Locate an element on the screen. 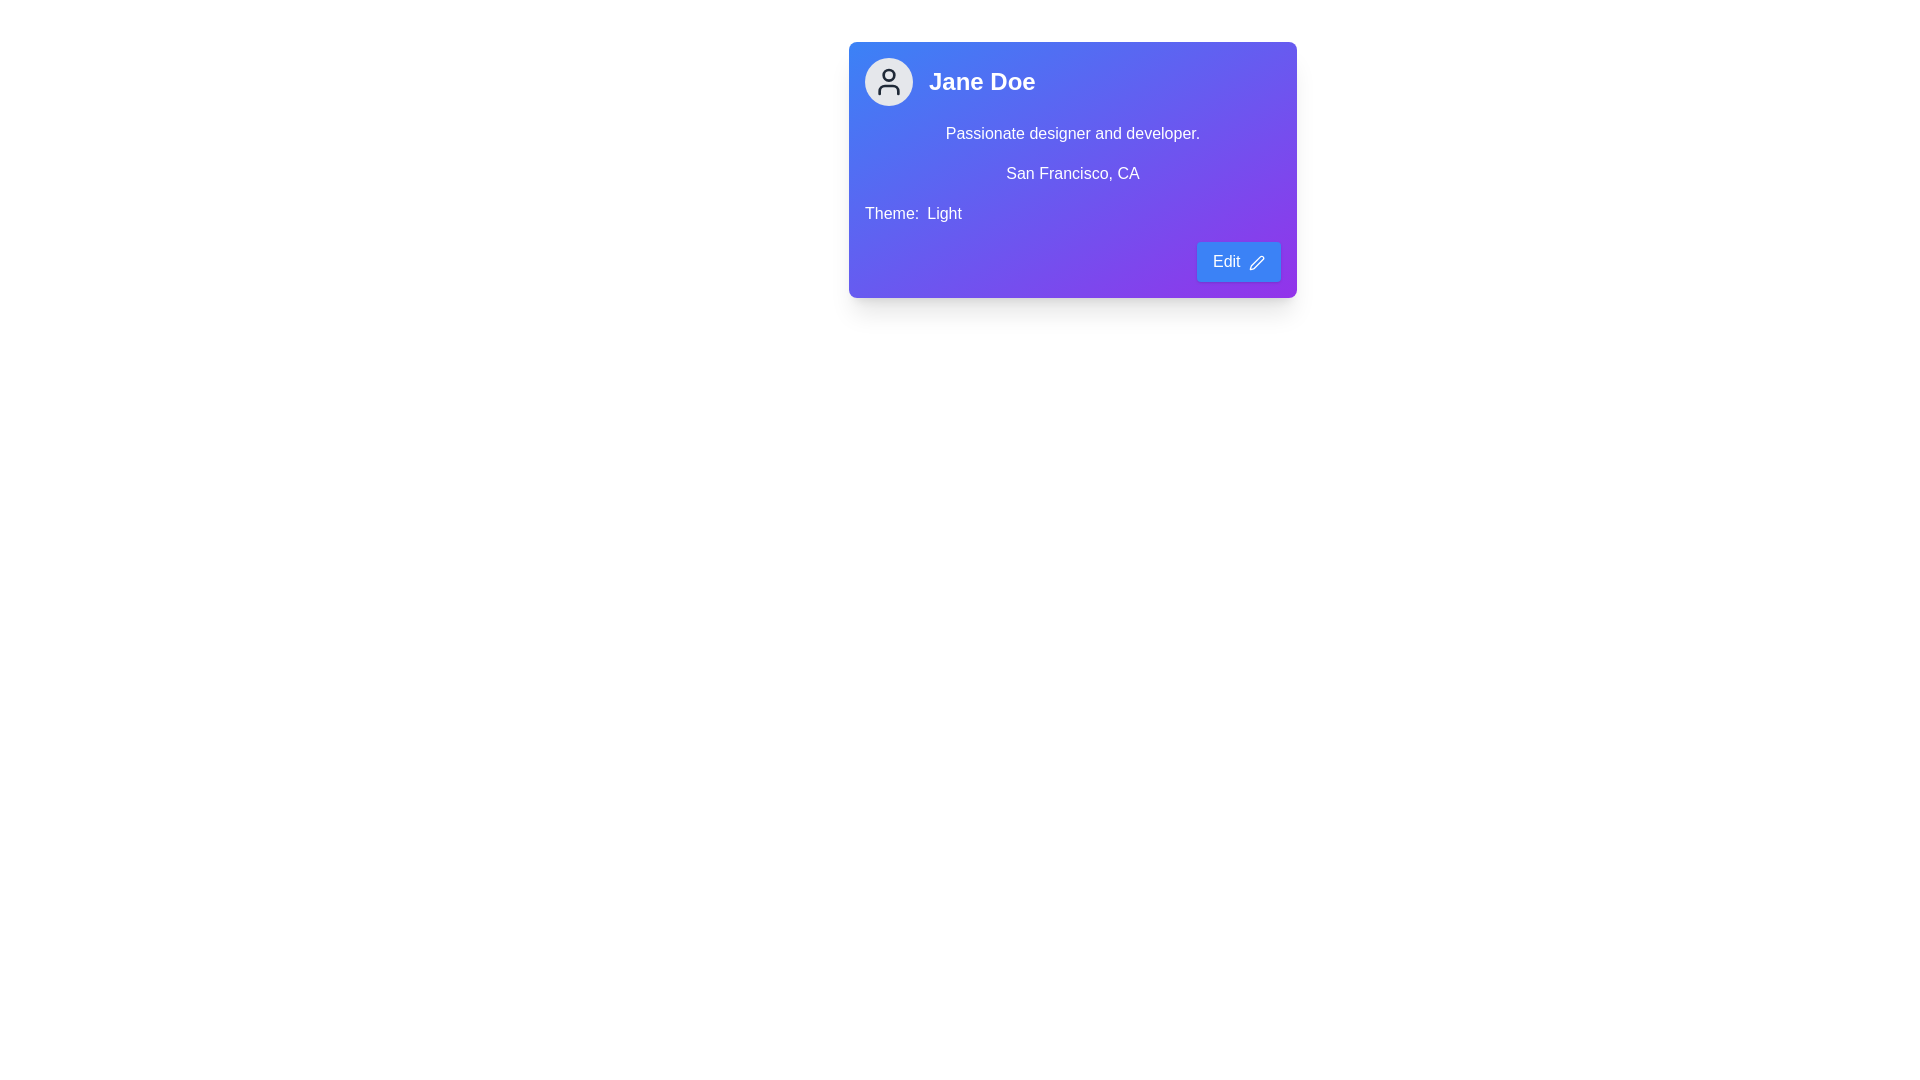 This screenshot has width=1920, height=1080. the pen-shaped icon located at the top-right corner of the blue 'Edit' button by moving the mouse cursor over it is located at coordinates (1256, 261).